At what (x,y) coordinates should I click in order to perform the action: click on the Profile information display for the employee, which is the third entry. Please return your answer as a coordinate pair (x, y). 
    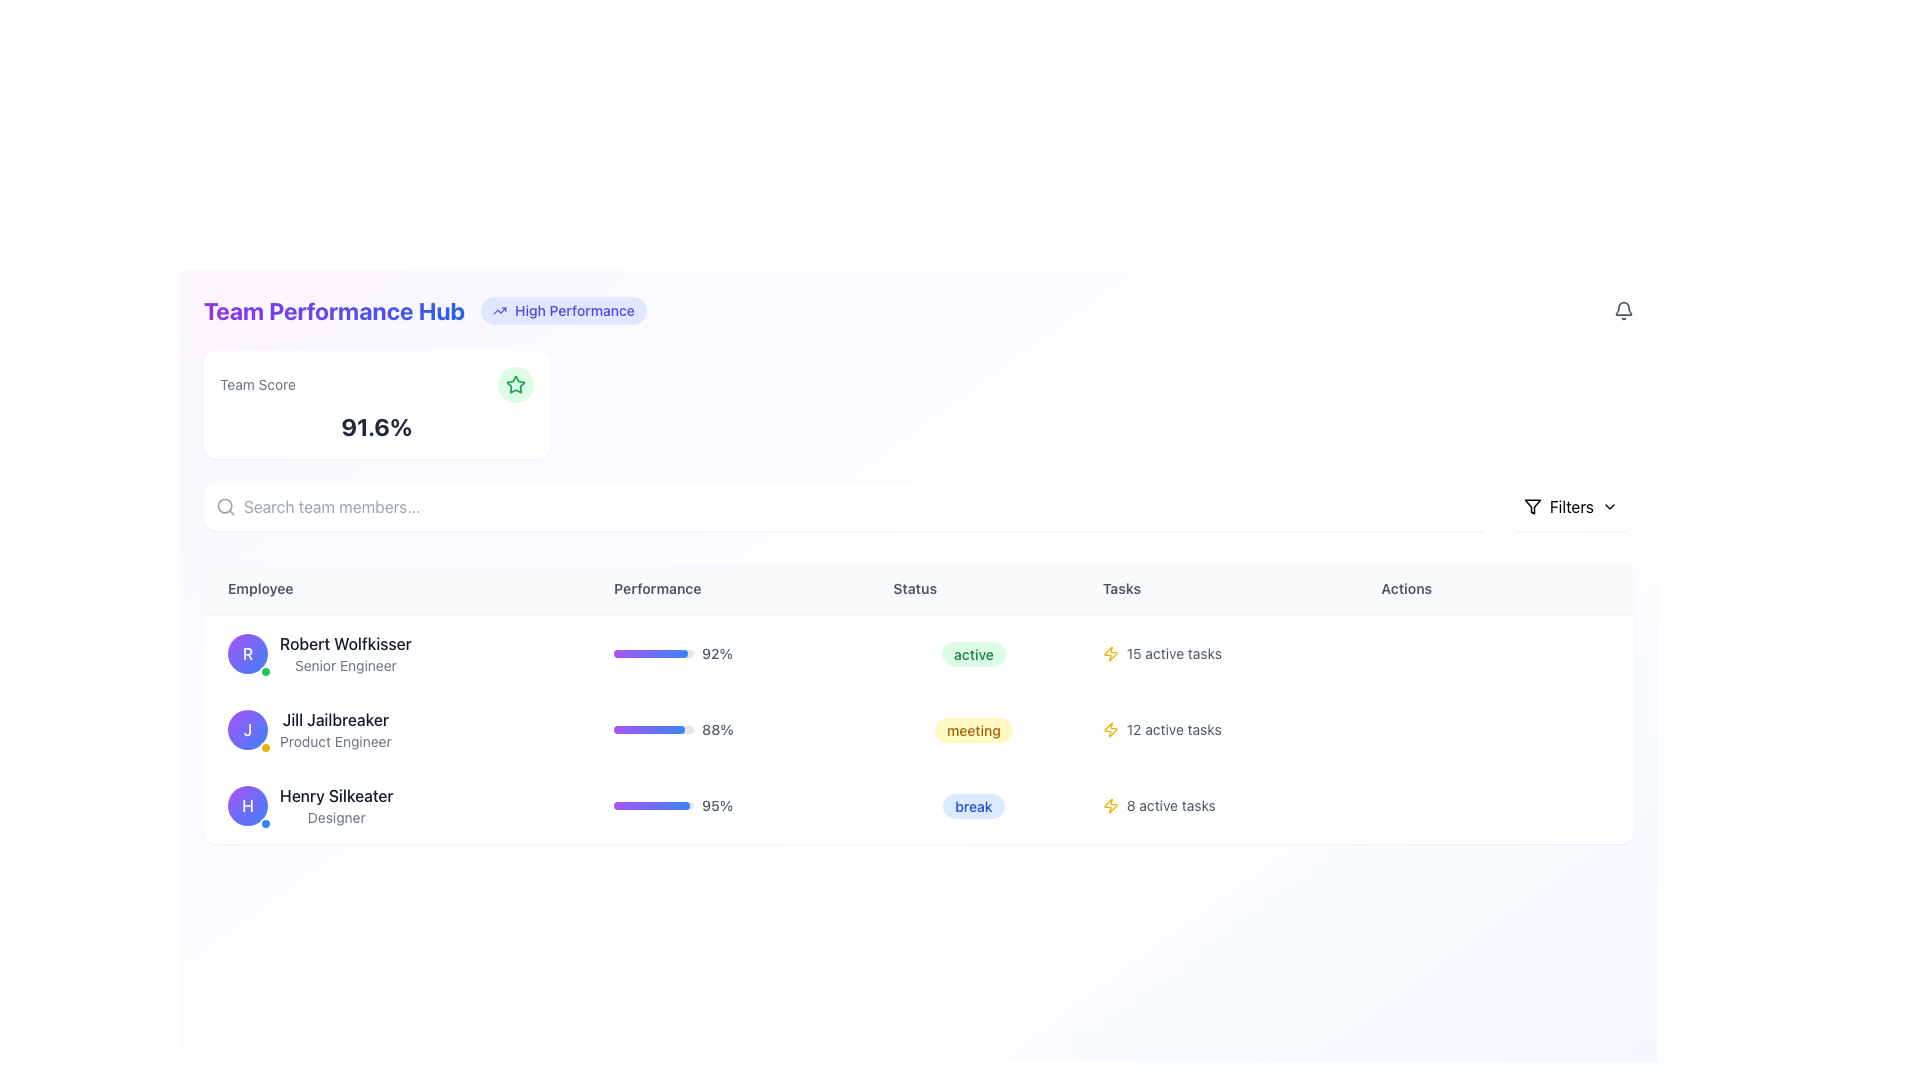
    Looking at the image, I should click on (397, 805).